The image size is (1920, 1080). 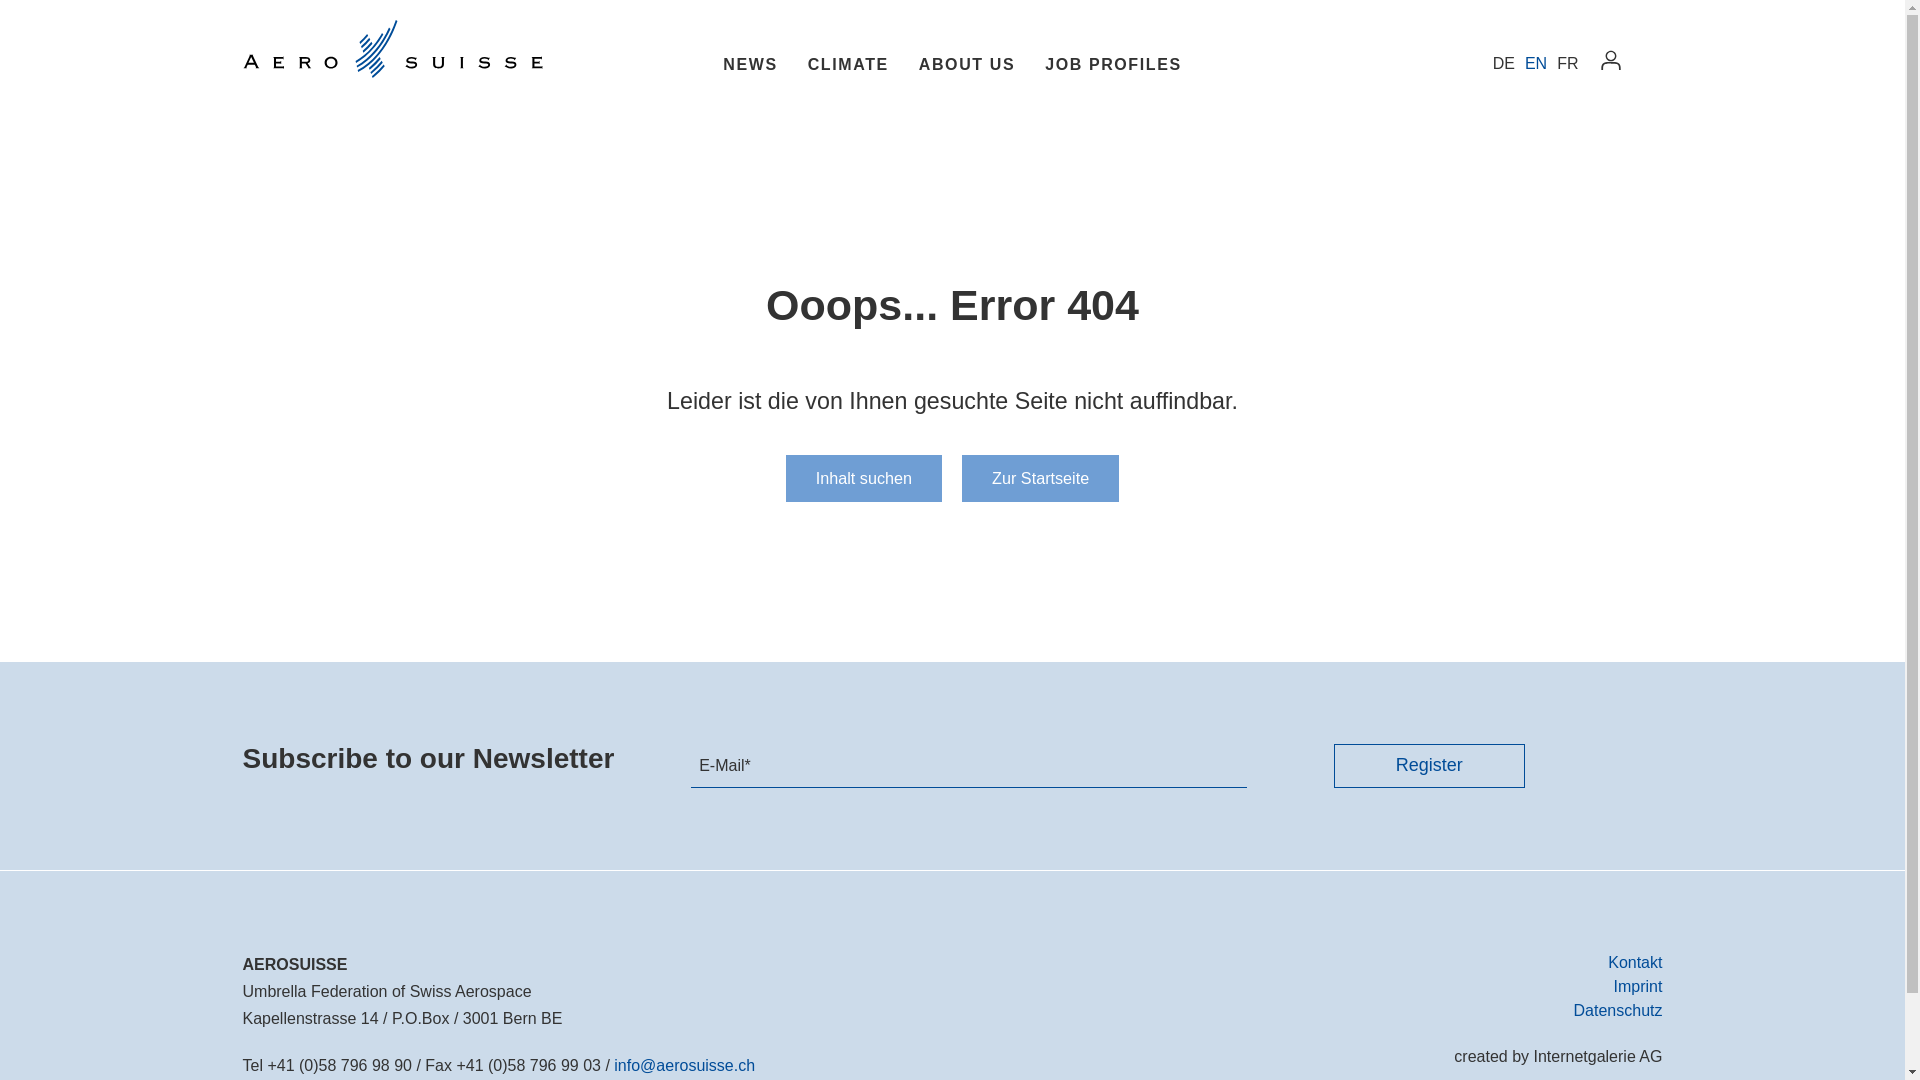 What do you see at coordinates (1503, 63) in the screenshot?
I see `'DE'` at bounding box center [1503, 63].